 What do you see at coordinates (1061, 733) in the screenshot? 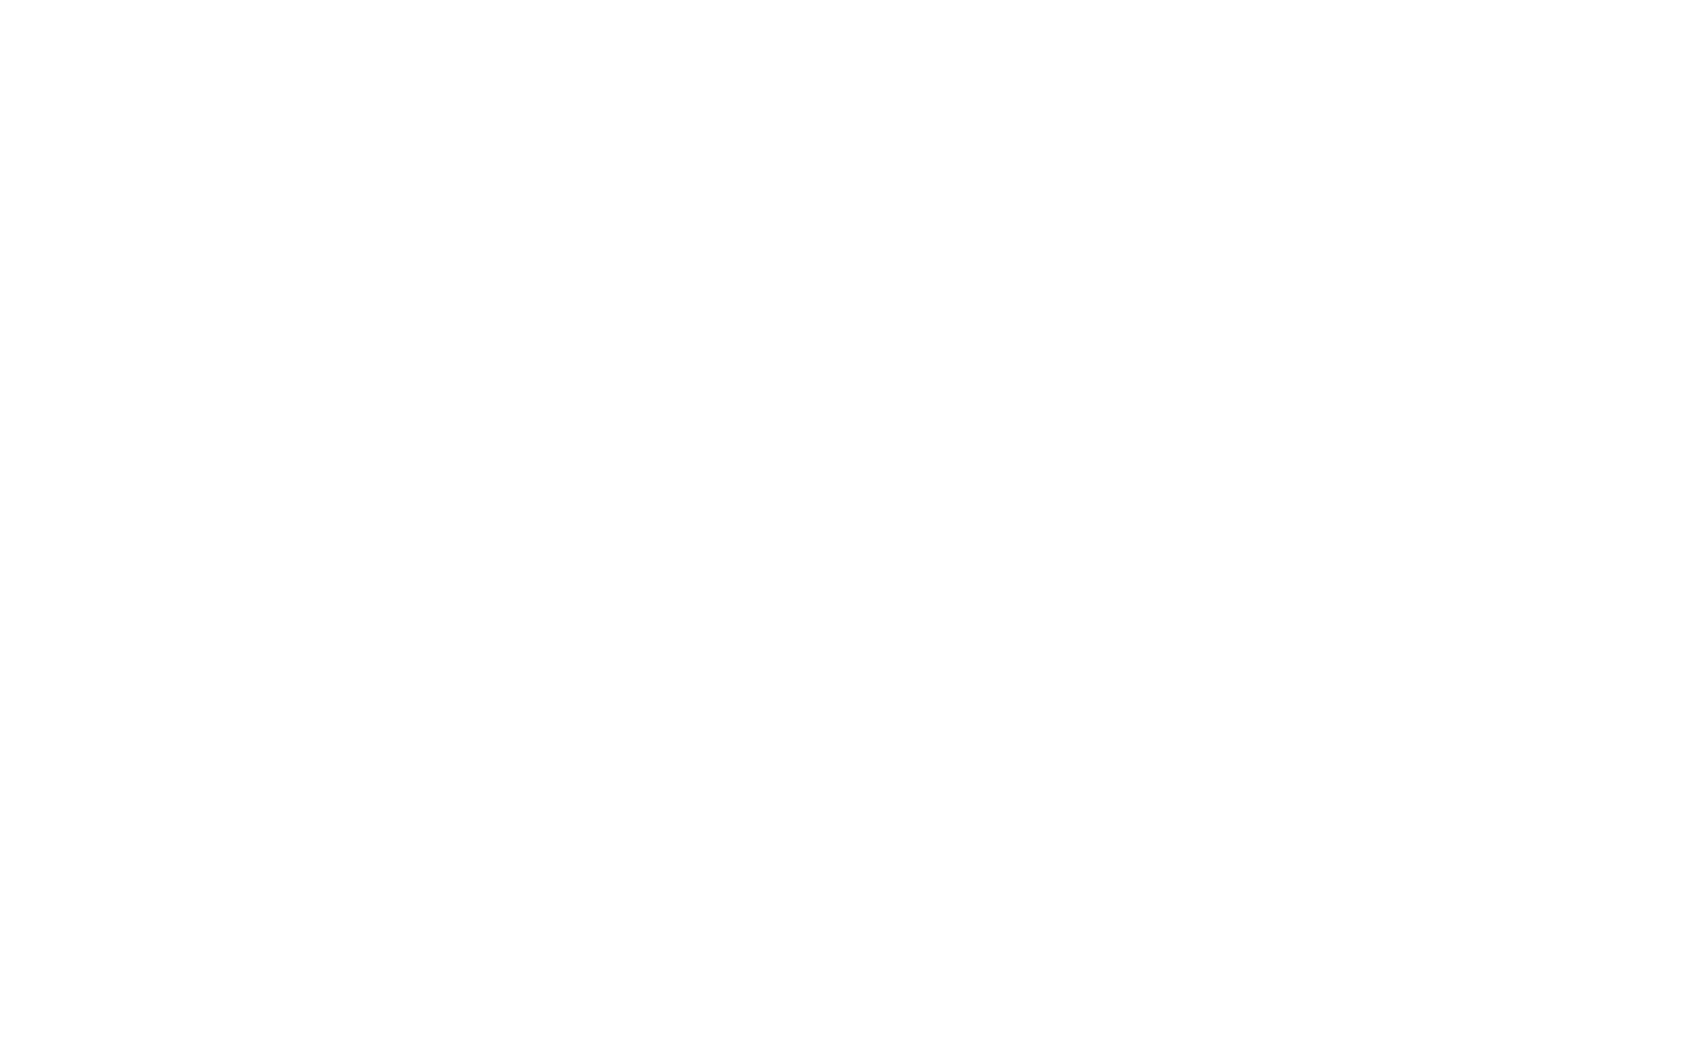
I see `'Name'` at bounding box center [1061, 733].